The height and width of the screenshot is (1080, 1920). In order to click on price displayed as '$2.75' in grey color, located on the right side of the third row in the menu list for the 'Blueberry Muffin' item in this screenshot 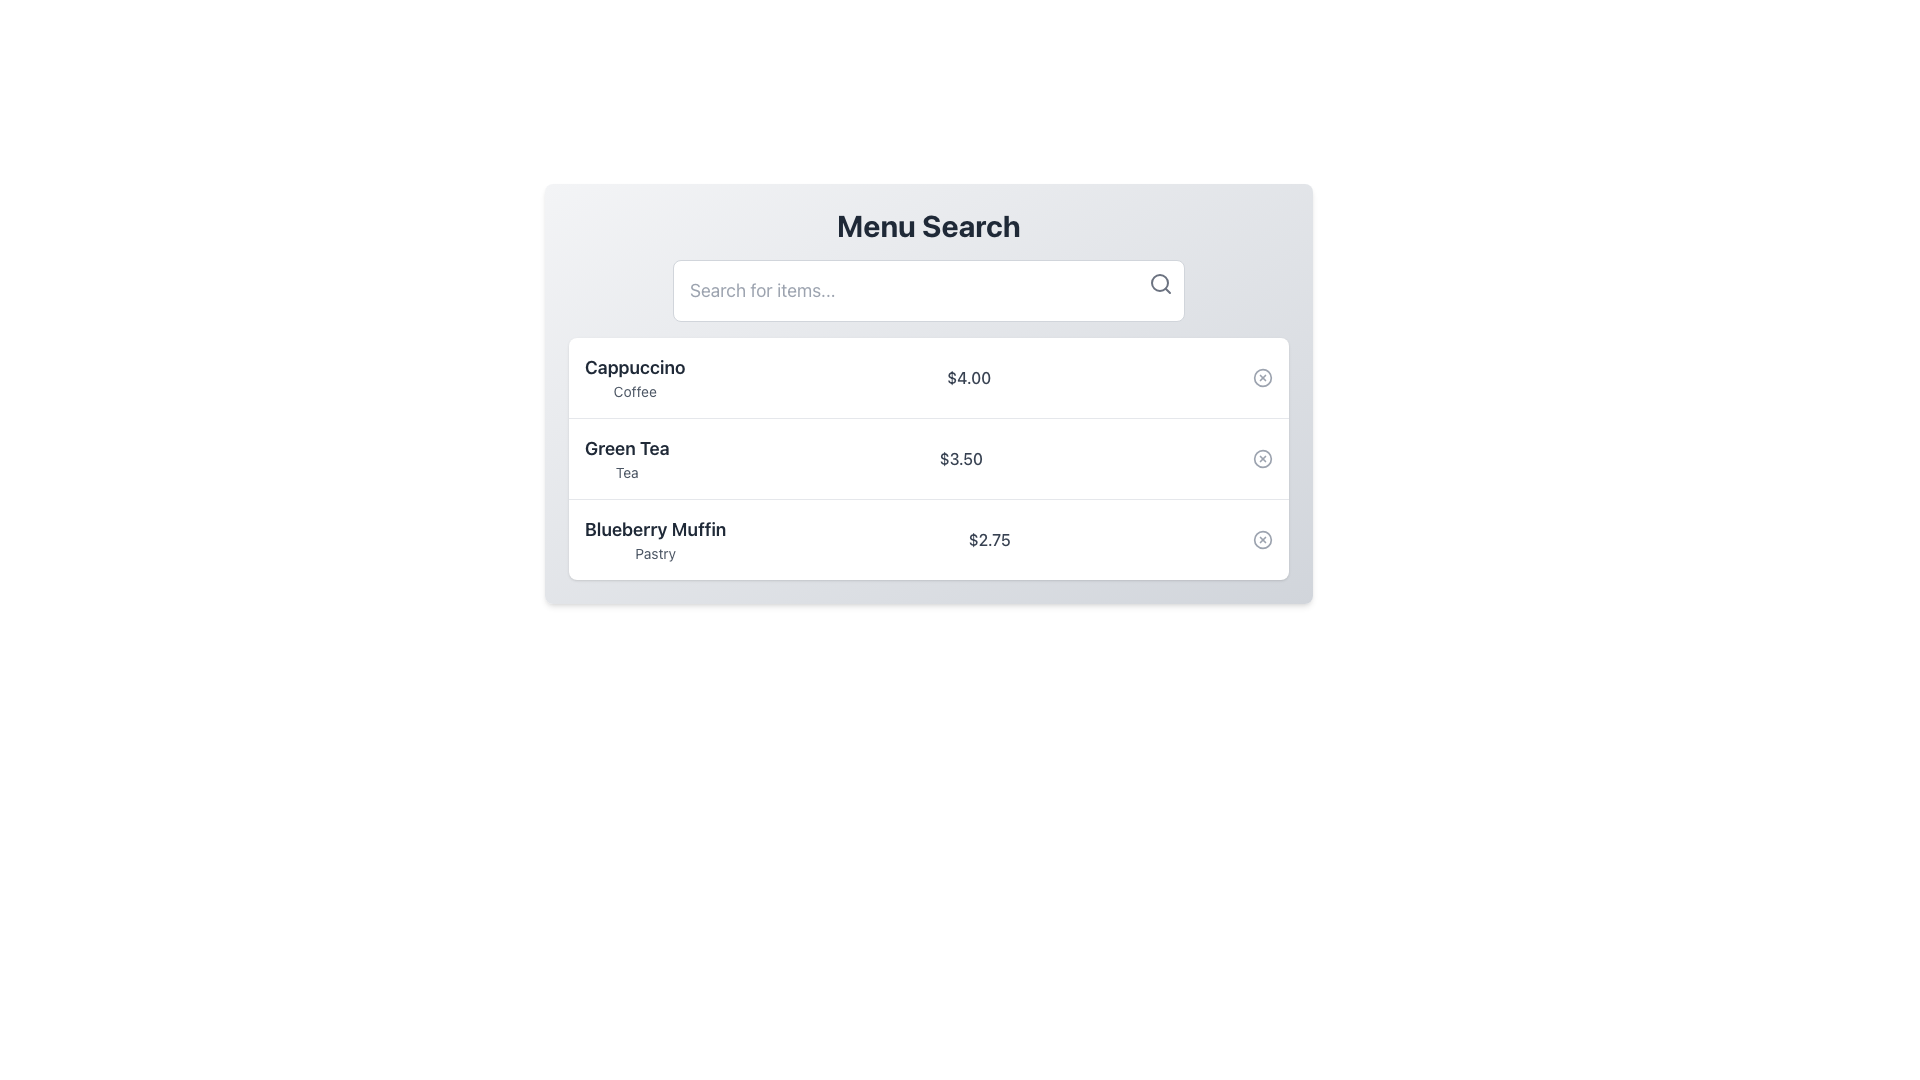, I will do `click(989, 540)`.